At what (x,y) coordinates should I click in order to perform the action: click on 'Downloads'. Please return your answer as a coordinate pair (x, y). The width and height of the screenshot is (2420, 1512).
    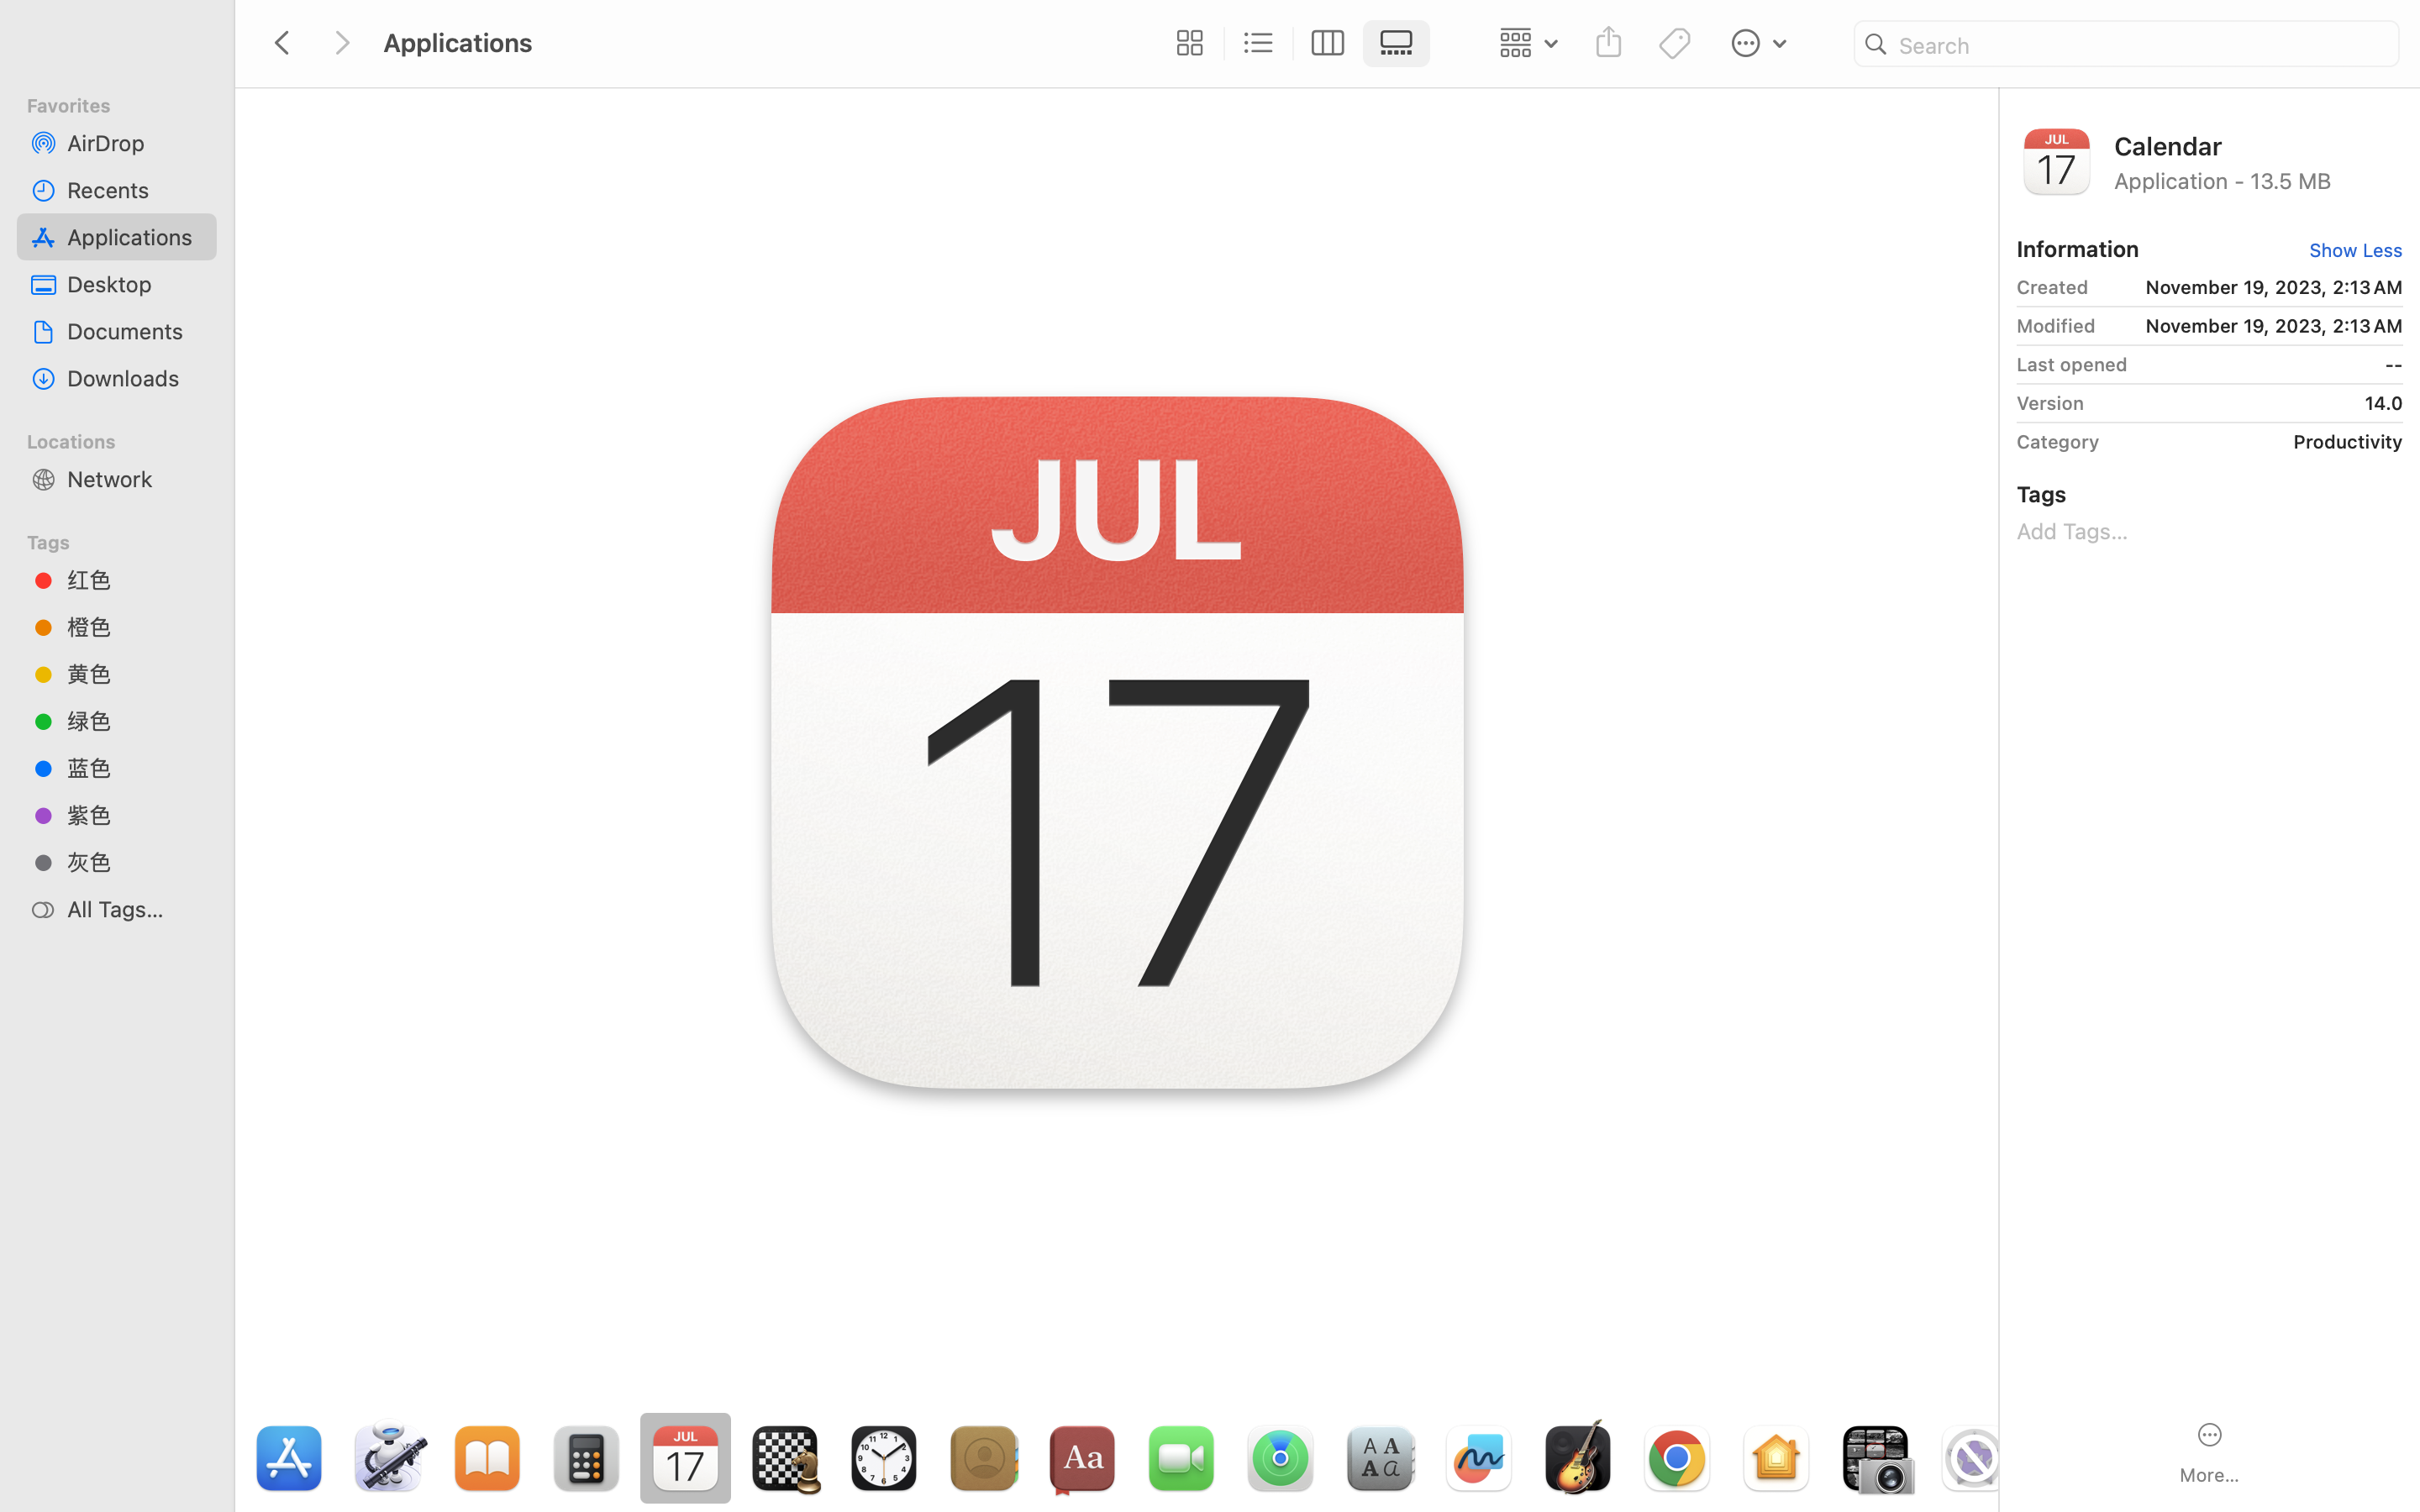
    Looking at the image, I should click on (134, 378).